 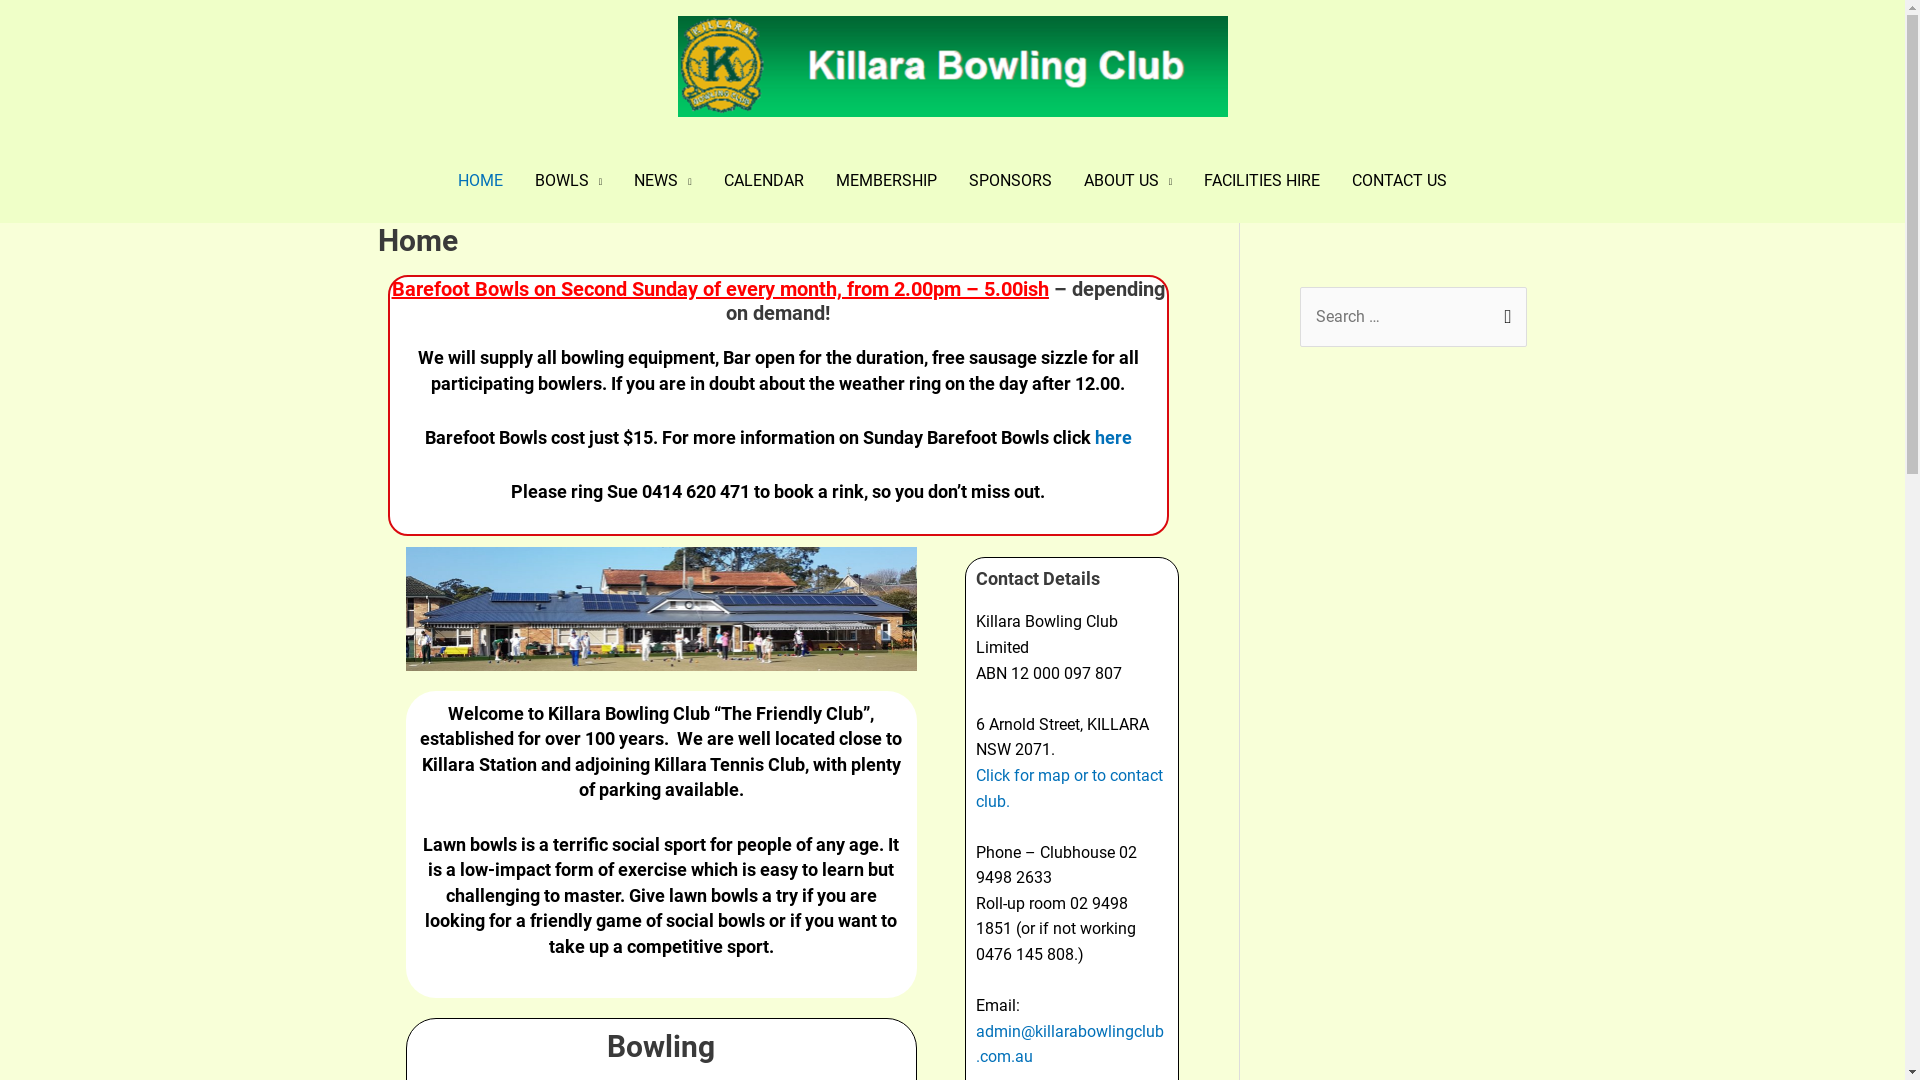 What do you see at coordinates (1069, 1043) in the screenshot?
I see `'admin@killarabowlingclub.com.au'` at bounding box center [1069, 1043].